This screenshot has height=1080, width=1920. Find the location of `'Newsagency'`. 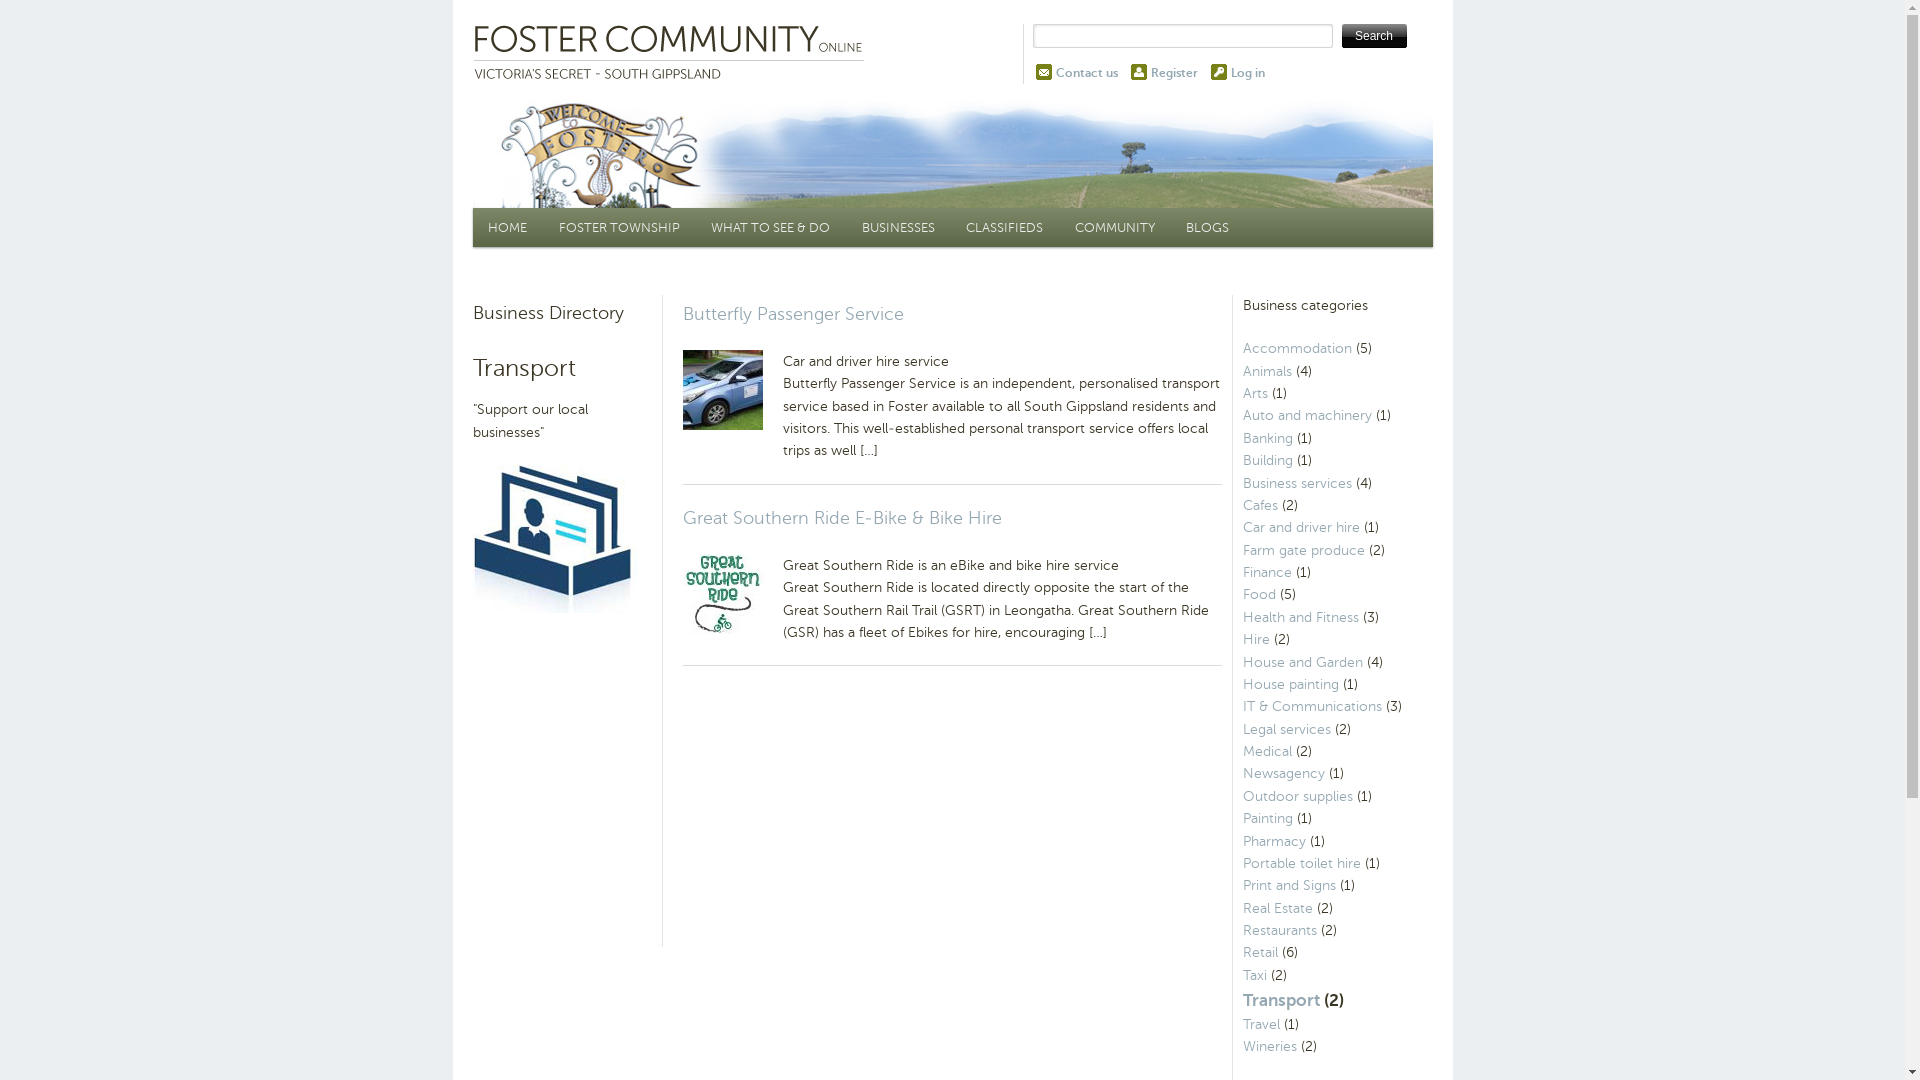

'Newsagency' is located at coordinates (1282, 772).